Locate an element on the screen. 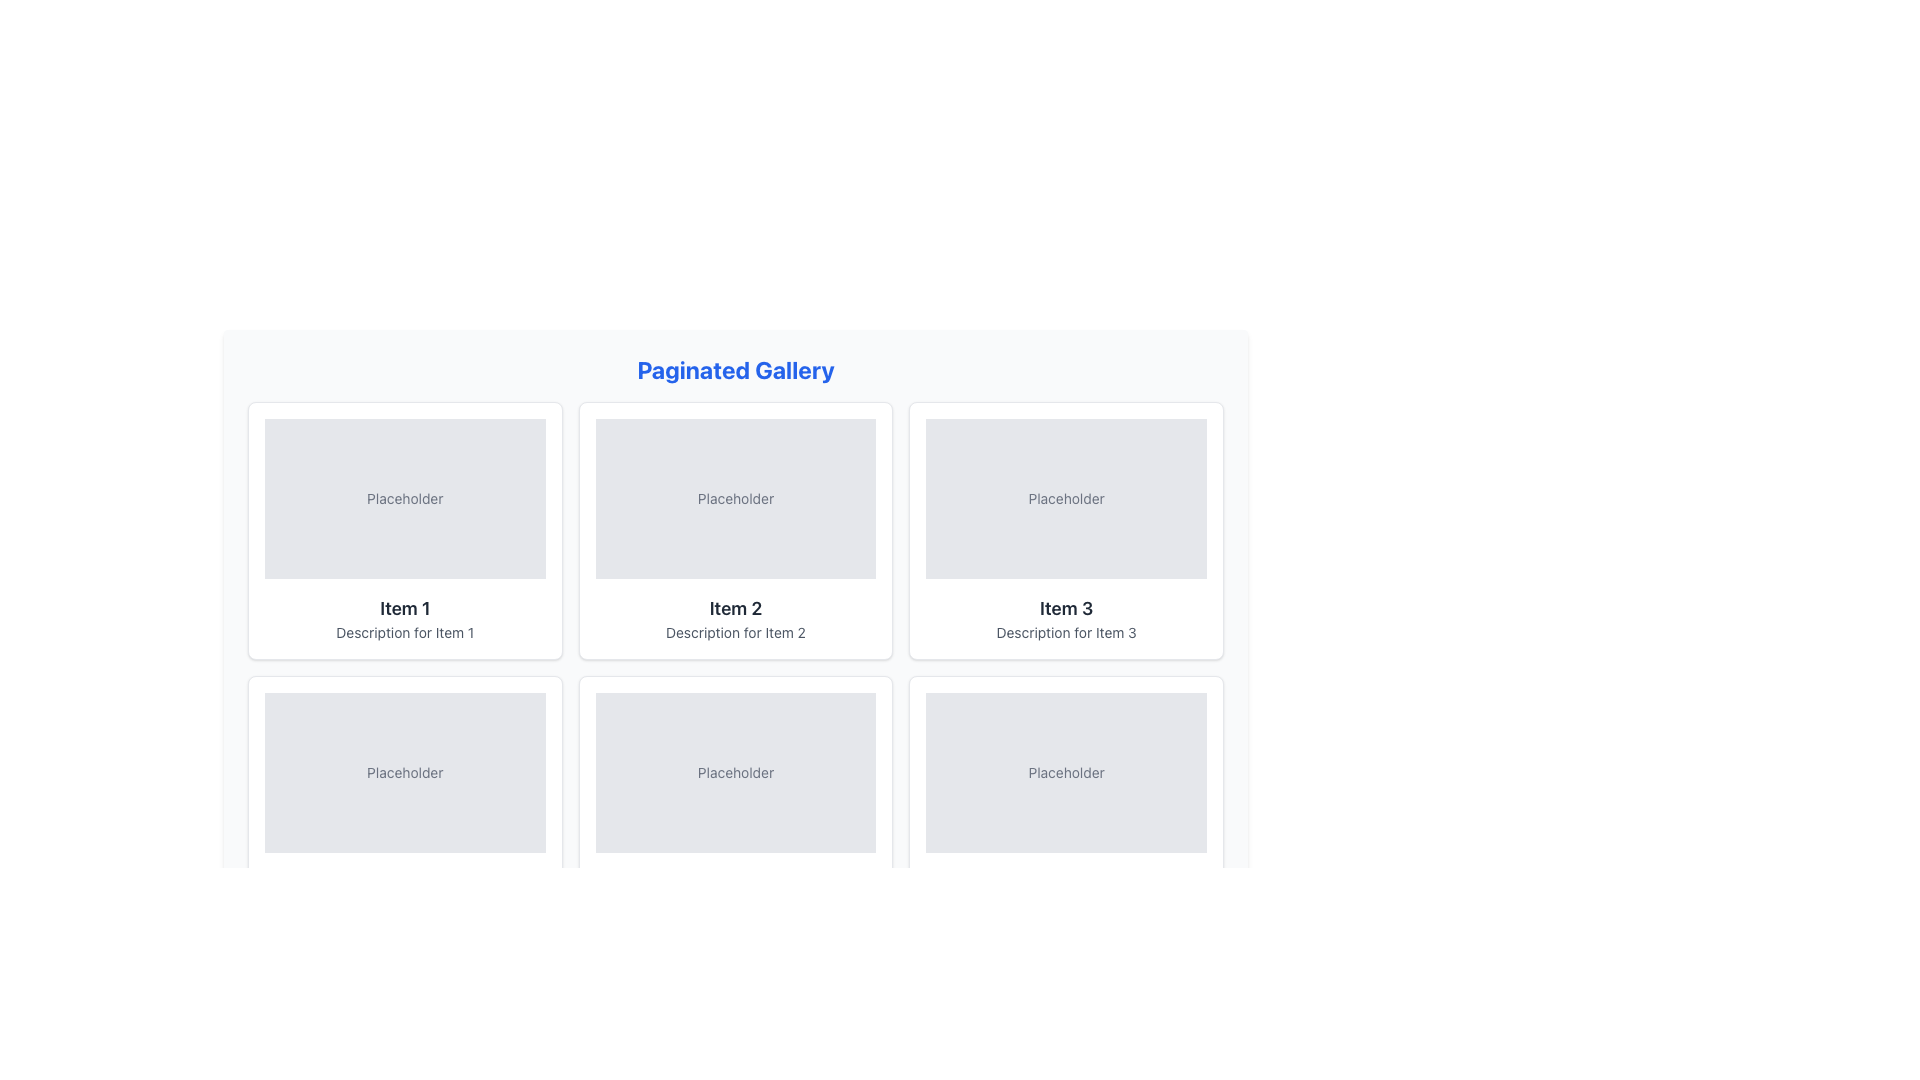  the placeholder text label located in the middle card of the second row in a grid layout, which is centrally positioned within a light gray rectangular card is located at coordinates (734, 771).